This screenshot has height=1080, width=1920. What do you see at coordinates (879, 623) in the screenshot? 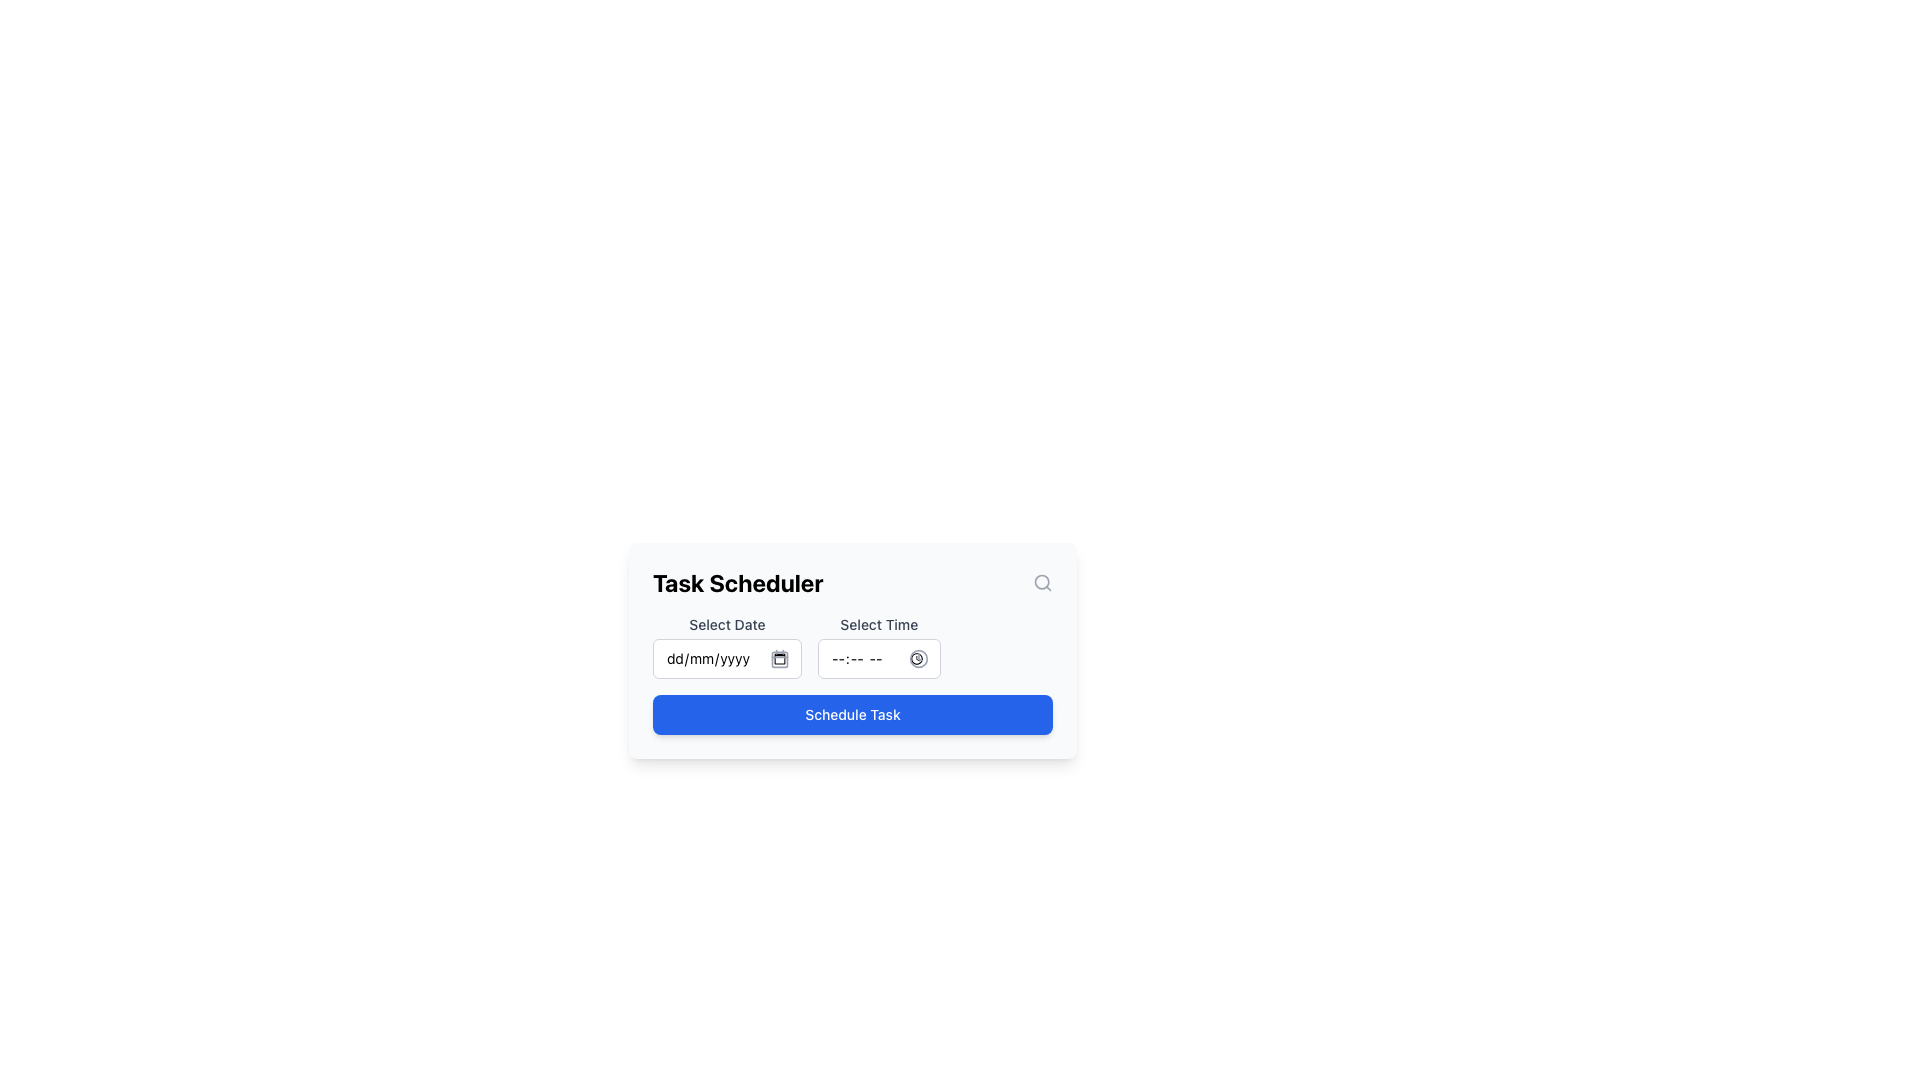
I see `the descriptive label for the time selection input field located in the top-center region of the 'Task Scheduler' form` at bounding box center [879, 623].